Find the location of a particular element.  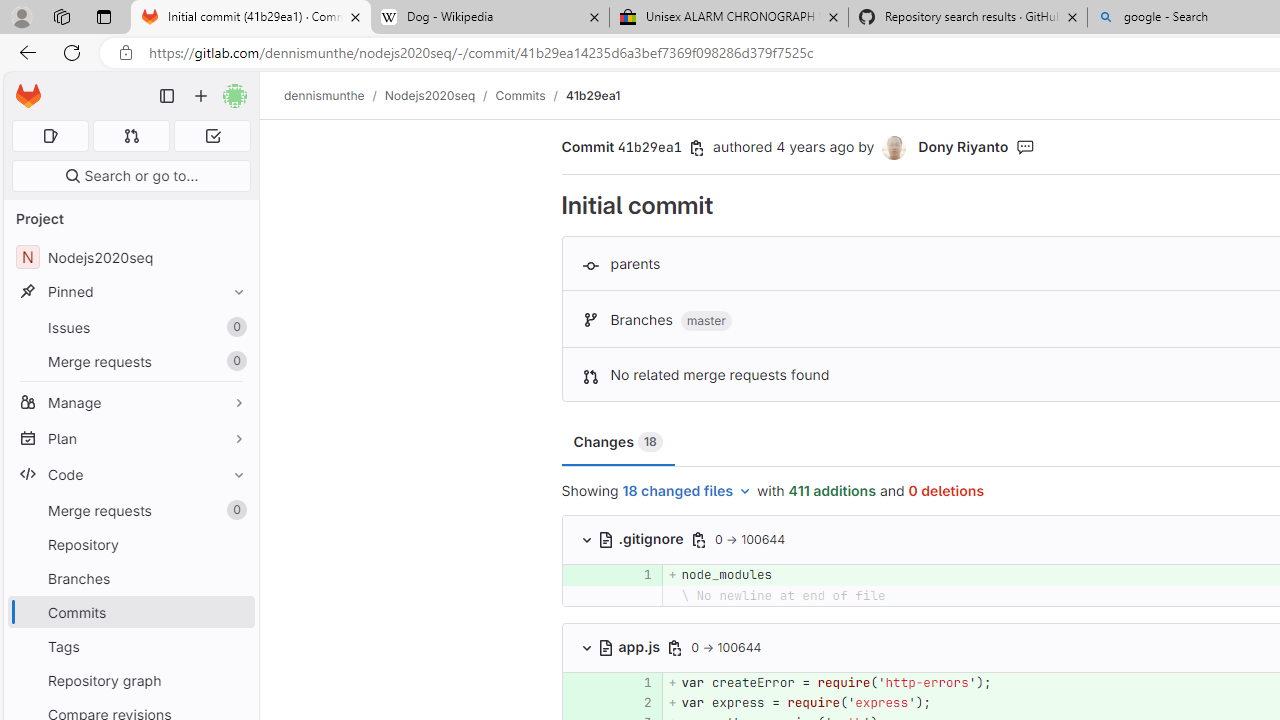

'Manage' is located at coordinates (130, 402).